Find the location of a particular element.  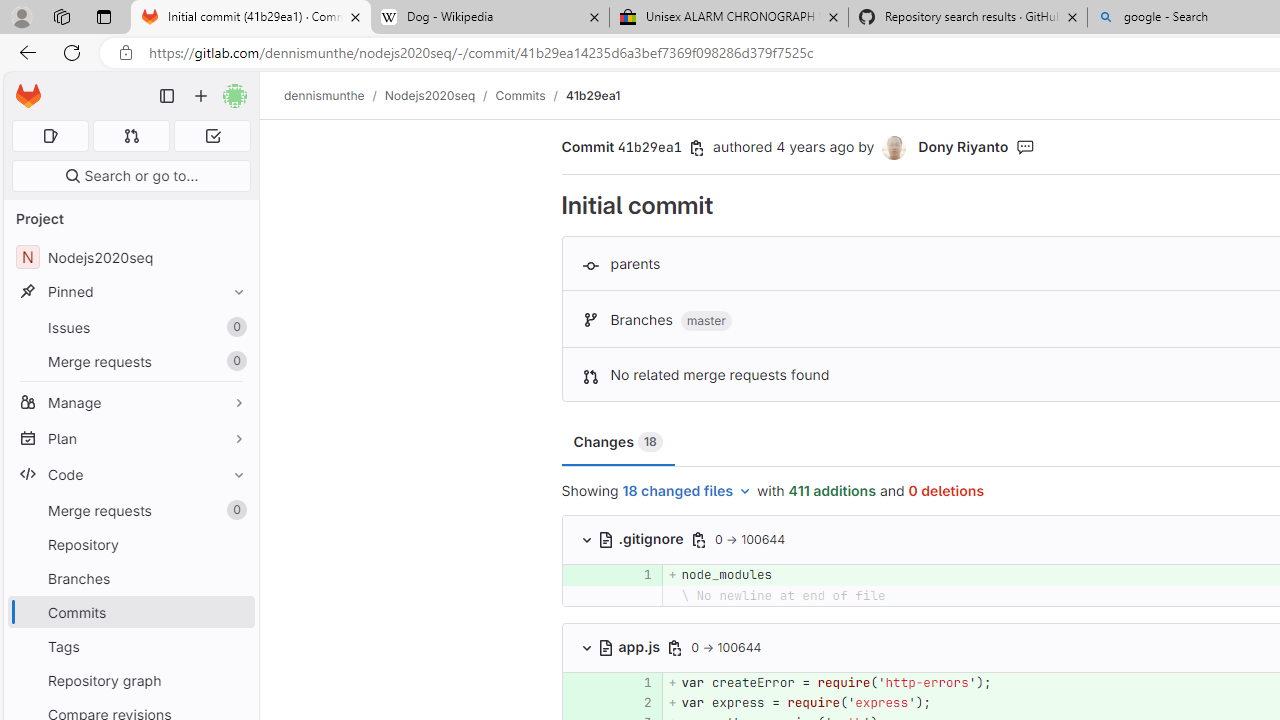

'Manage' is located at coordinates (130, 402).